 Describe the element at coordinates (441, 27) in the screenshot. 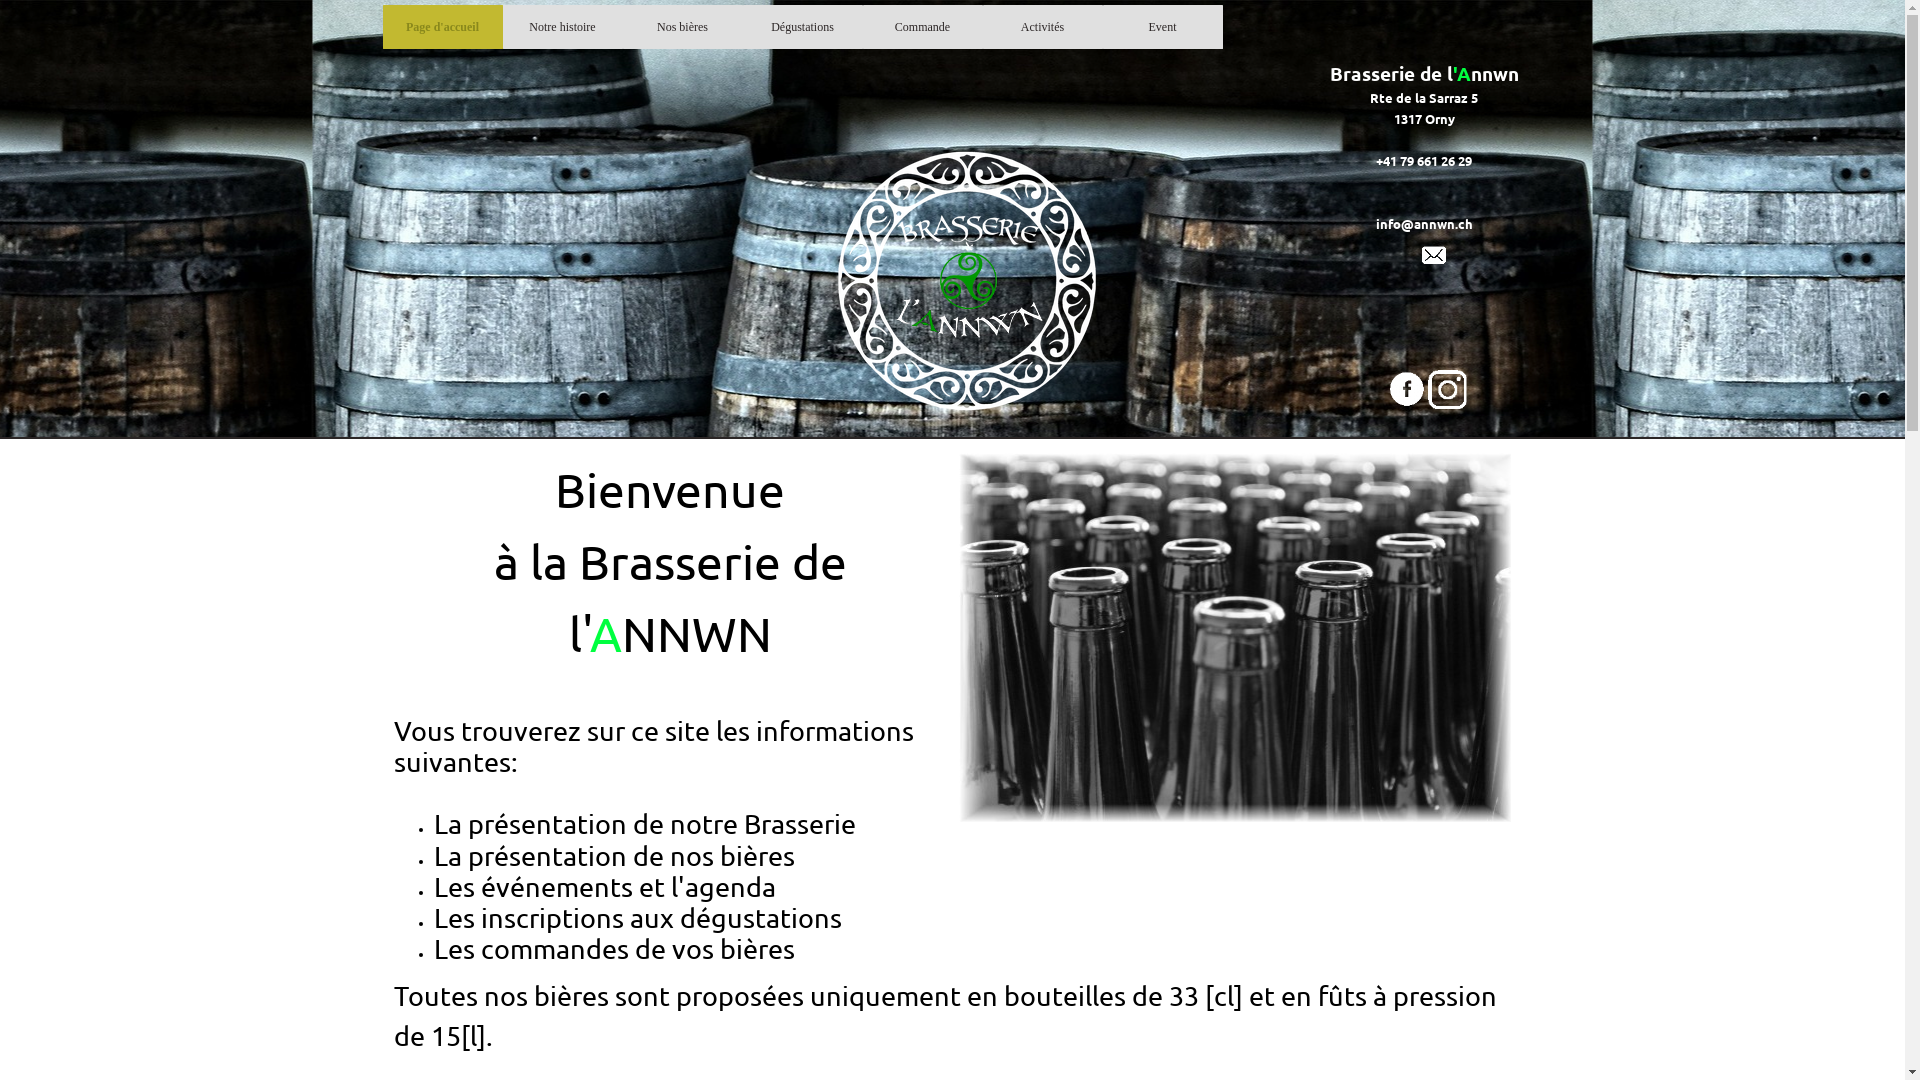

I see `'Page d'accueil'` at that location.